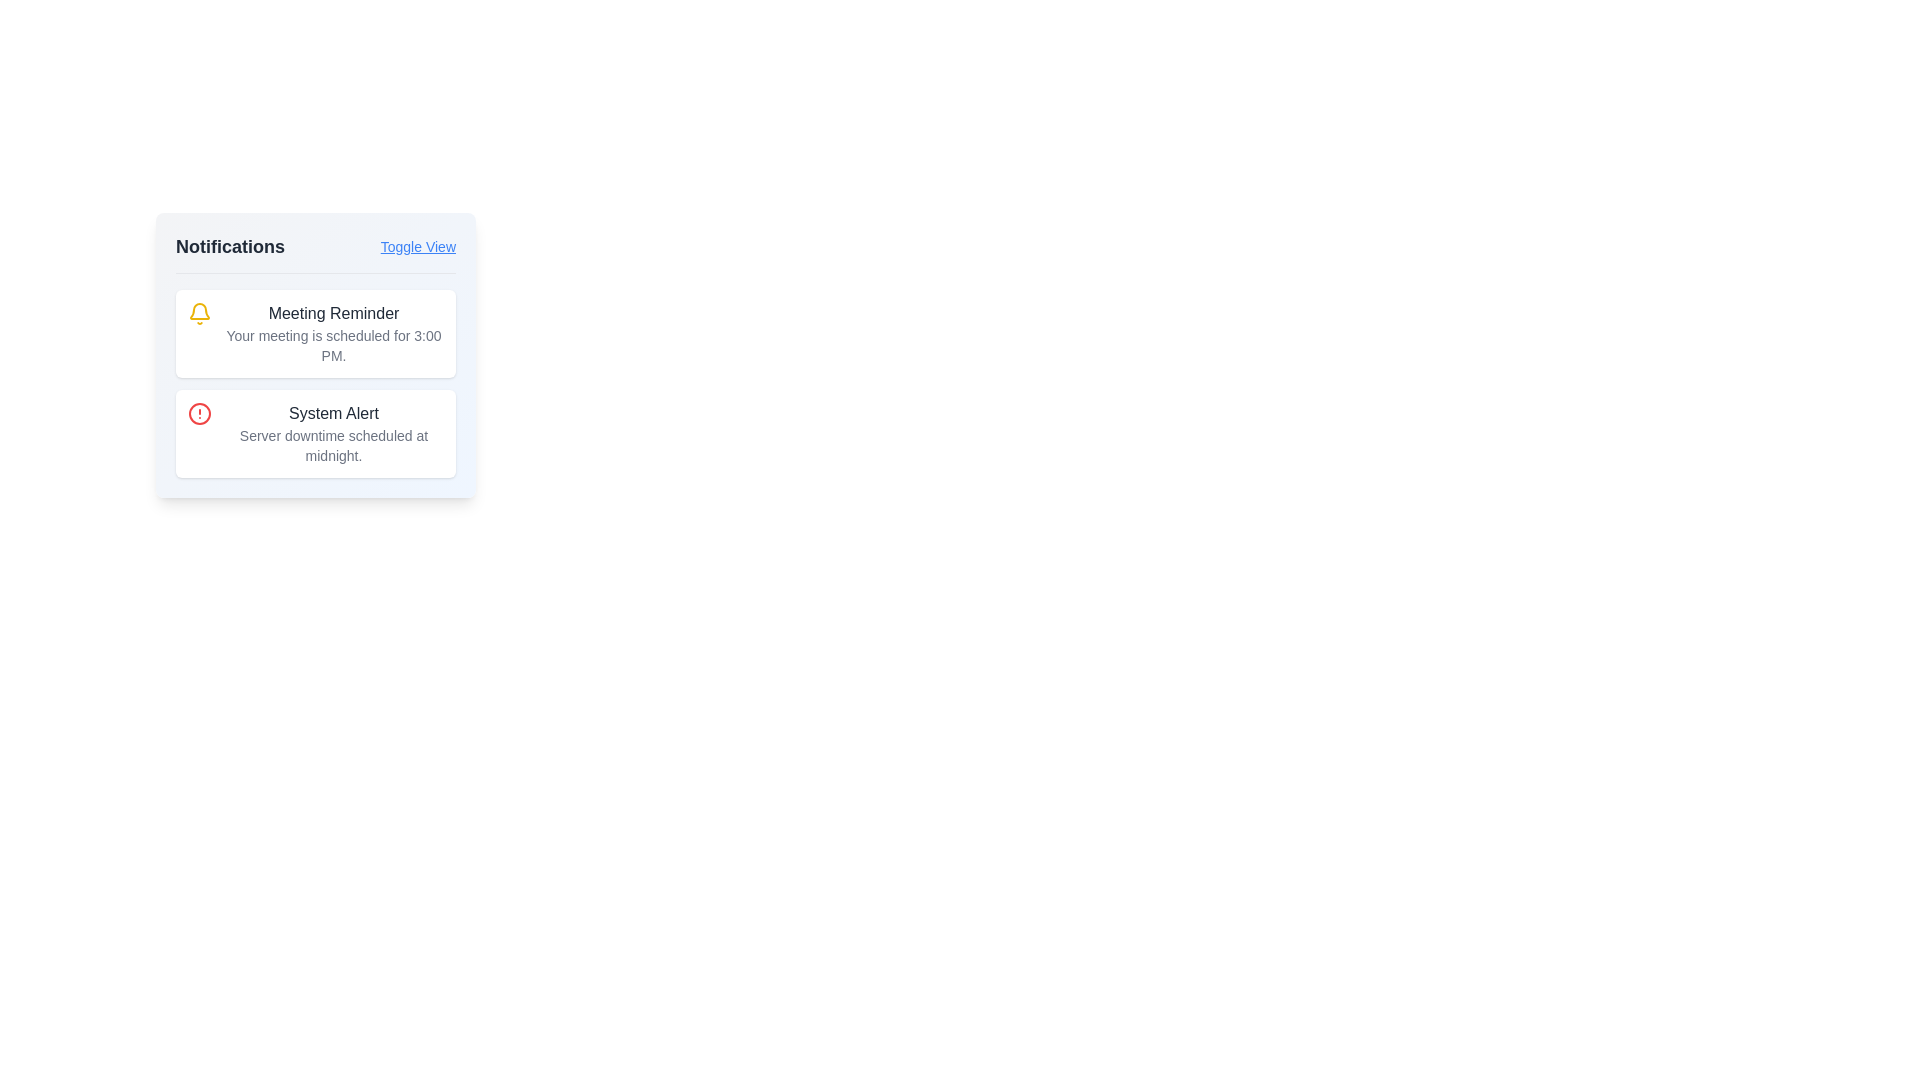 The image size is (1920, 1080). What do you see at coordinates (200, 311) in the screenshot?
I see `the upper portion of the bell icon which has a yellow outline, part of the notification panel` at bounding box center [200, 311].